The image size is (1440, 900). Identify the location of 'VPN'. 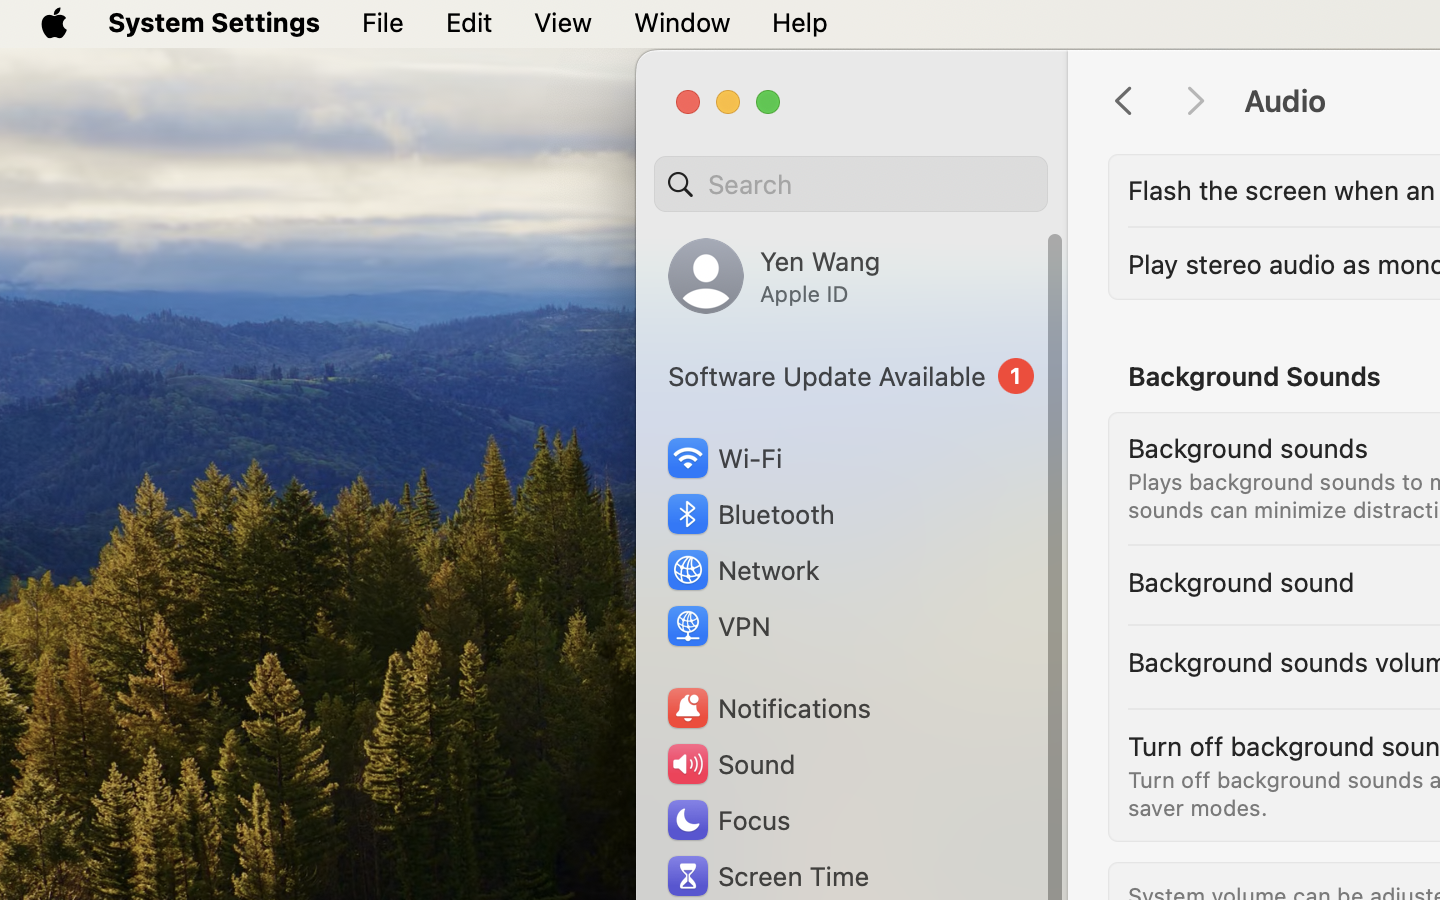
(716, 626).